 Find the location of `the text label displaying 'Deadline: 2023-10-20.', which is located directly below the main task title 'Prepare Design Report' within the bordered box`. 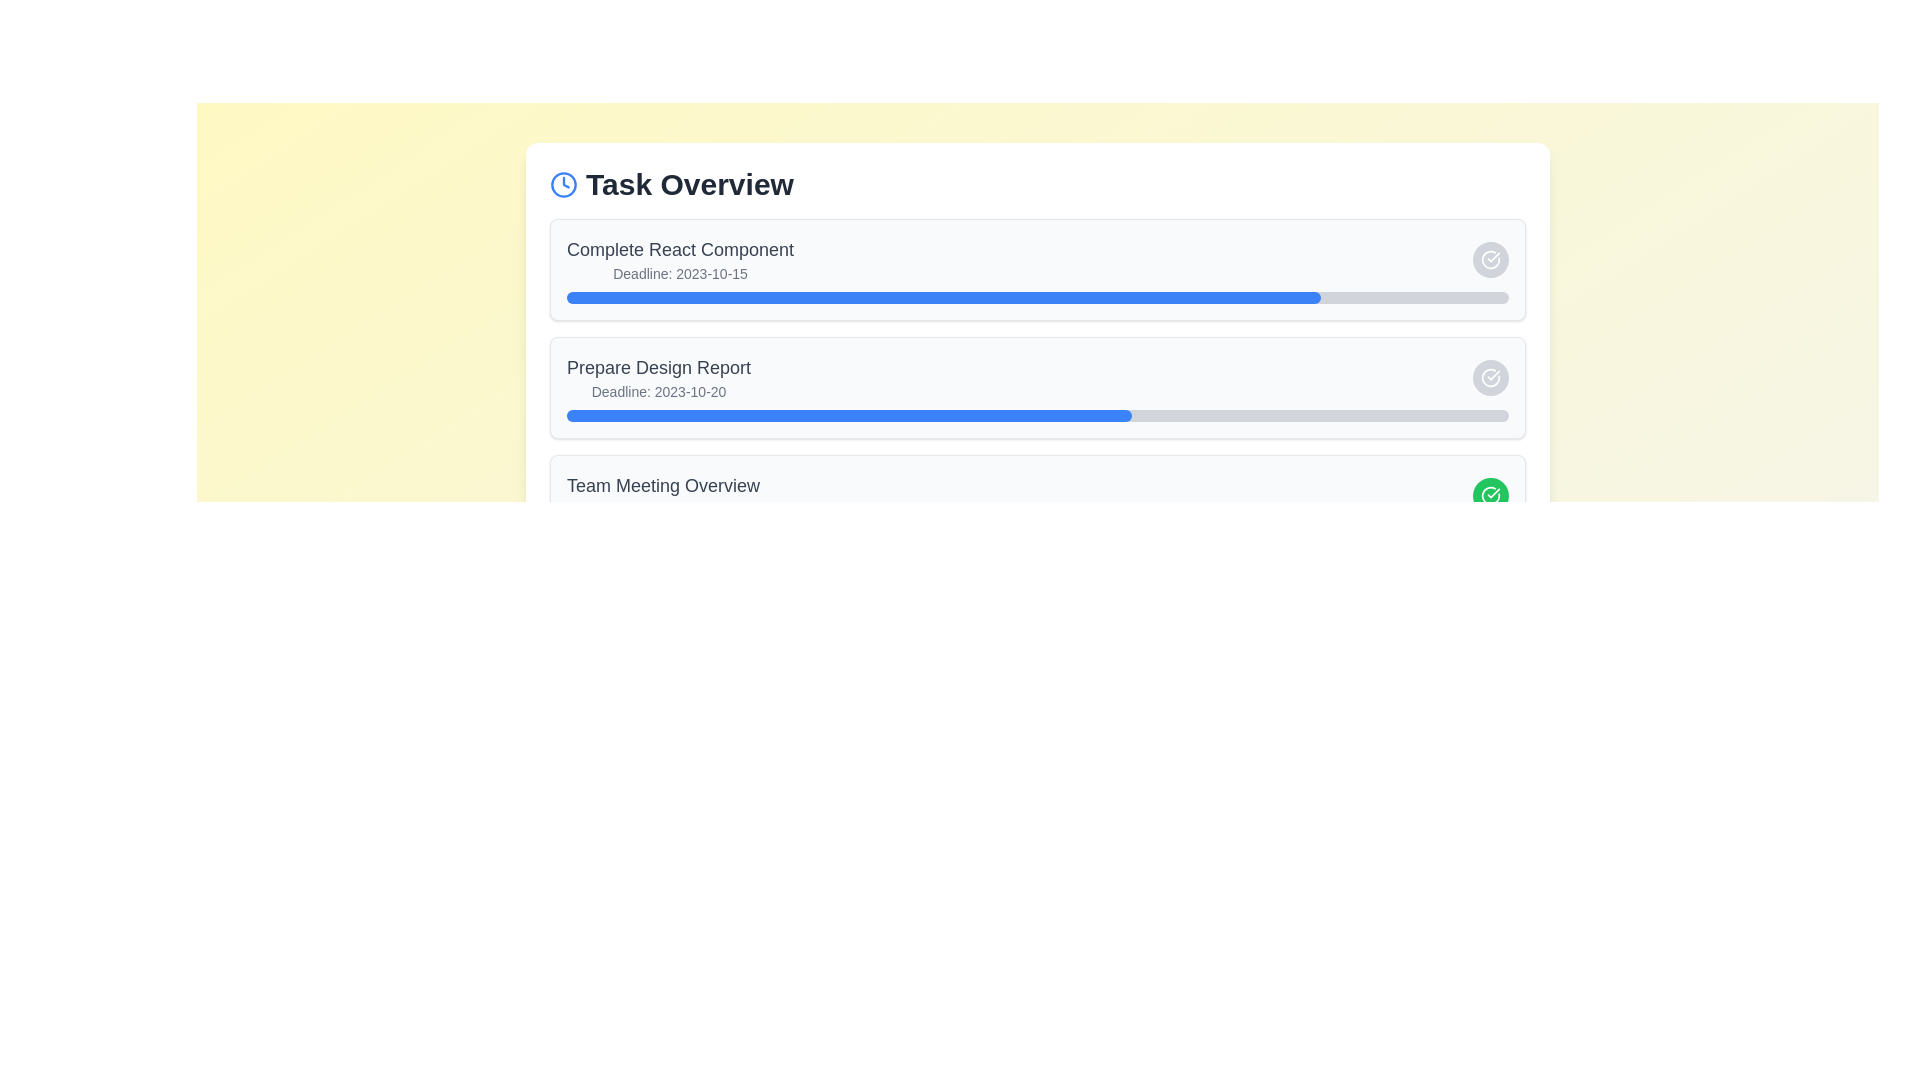

the text label displaying 'Deadline: 2023-10-20.', which is located directly below the main task title 'Prepare Design Report' within the bordered box is located at coordinates (659, 392).